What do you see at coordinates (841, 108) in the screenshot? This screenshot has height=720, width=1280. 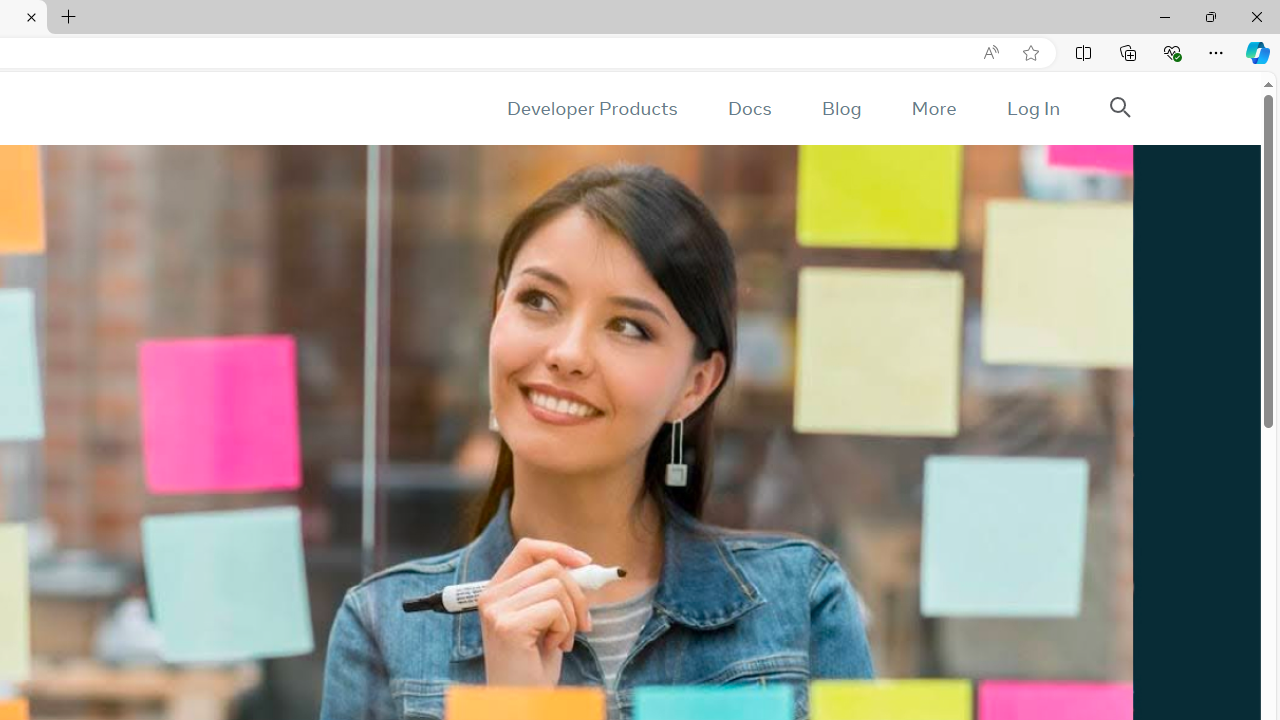 I see `'Blog'` at bounding box center [841, 108].